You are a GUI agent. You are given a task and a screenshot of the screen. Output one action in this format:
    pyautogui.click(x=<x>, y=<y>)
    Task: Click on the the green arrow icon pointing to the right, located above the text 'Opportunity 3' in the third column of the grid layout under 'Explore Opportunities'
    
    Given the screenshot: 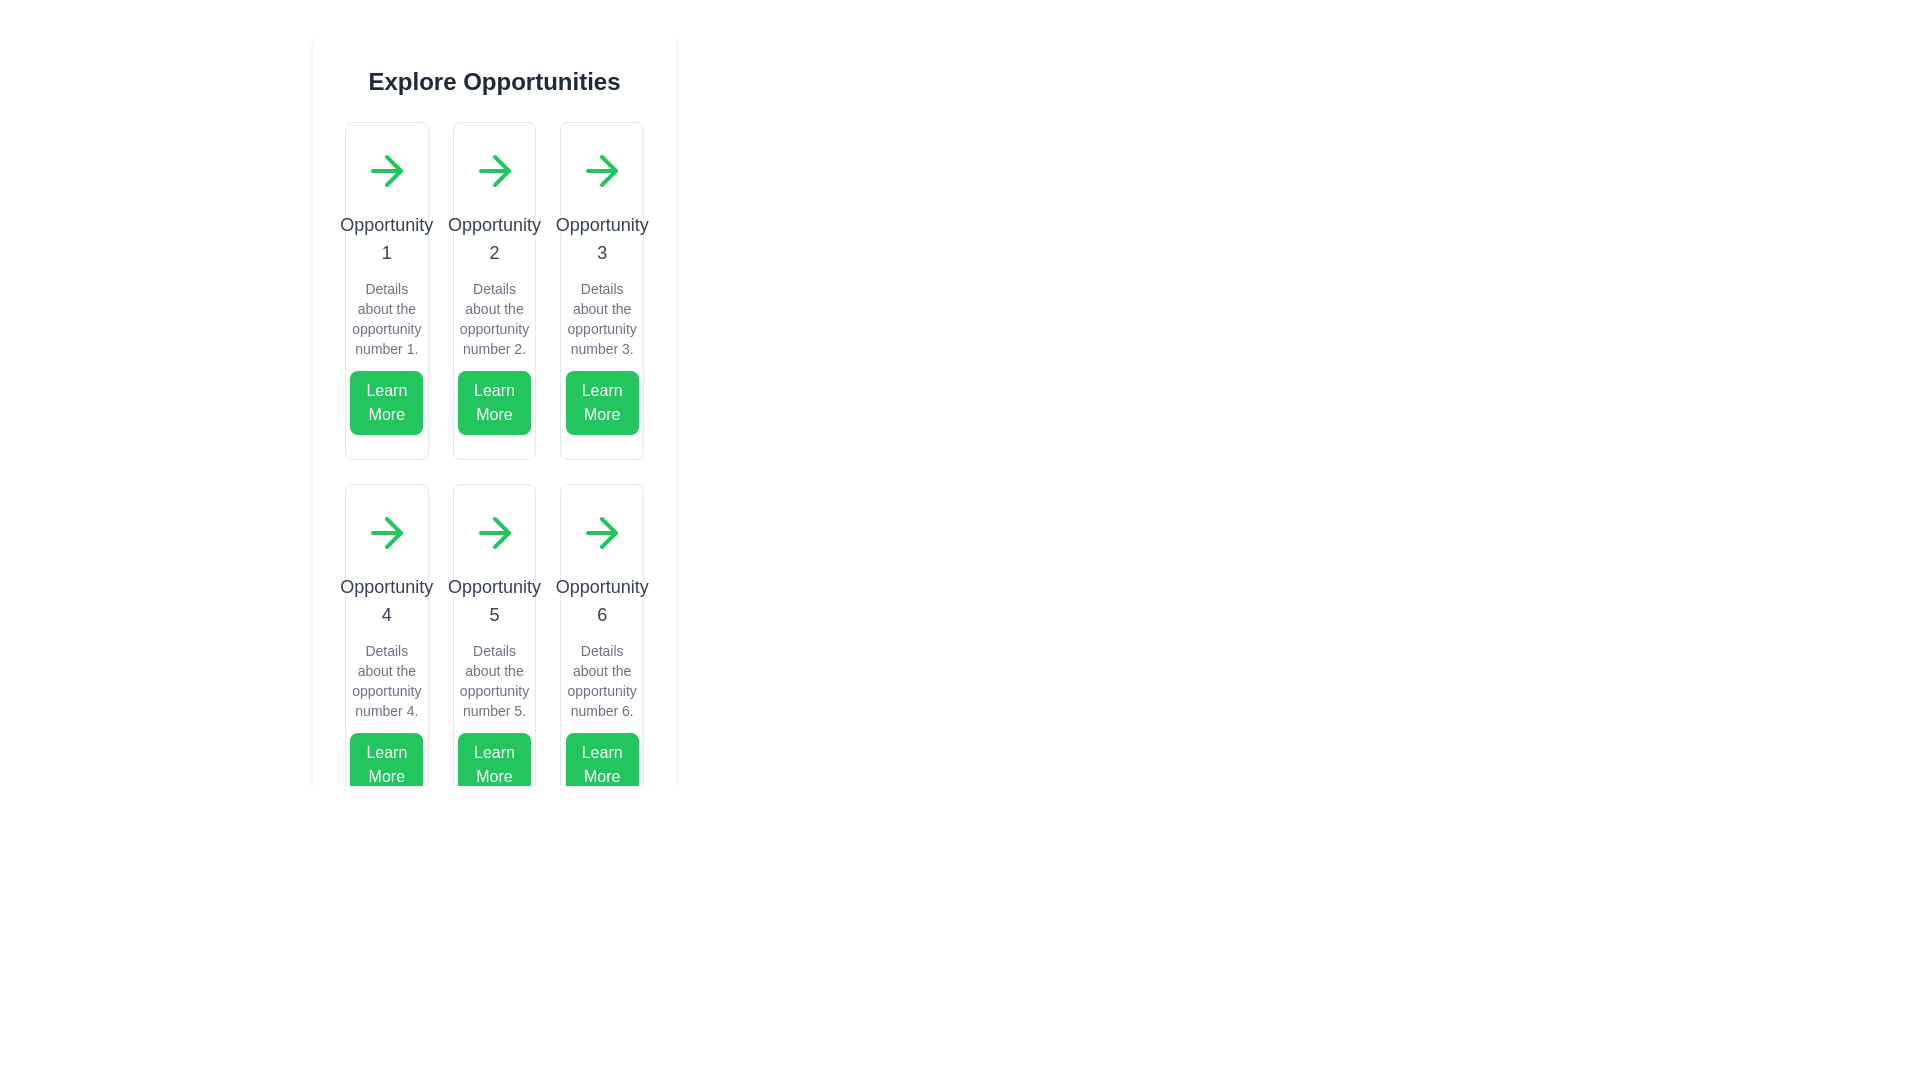 What is the action you would take?
    pyautogui.click(x=601, y=169)
    